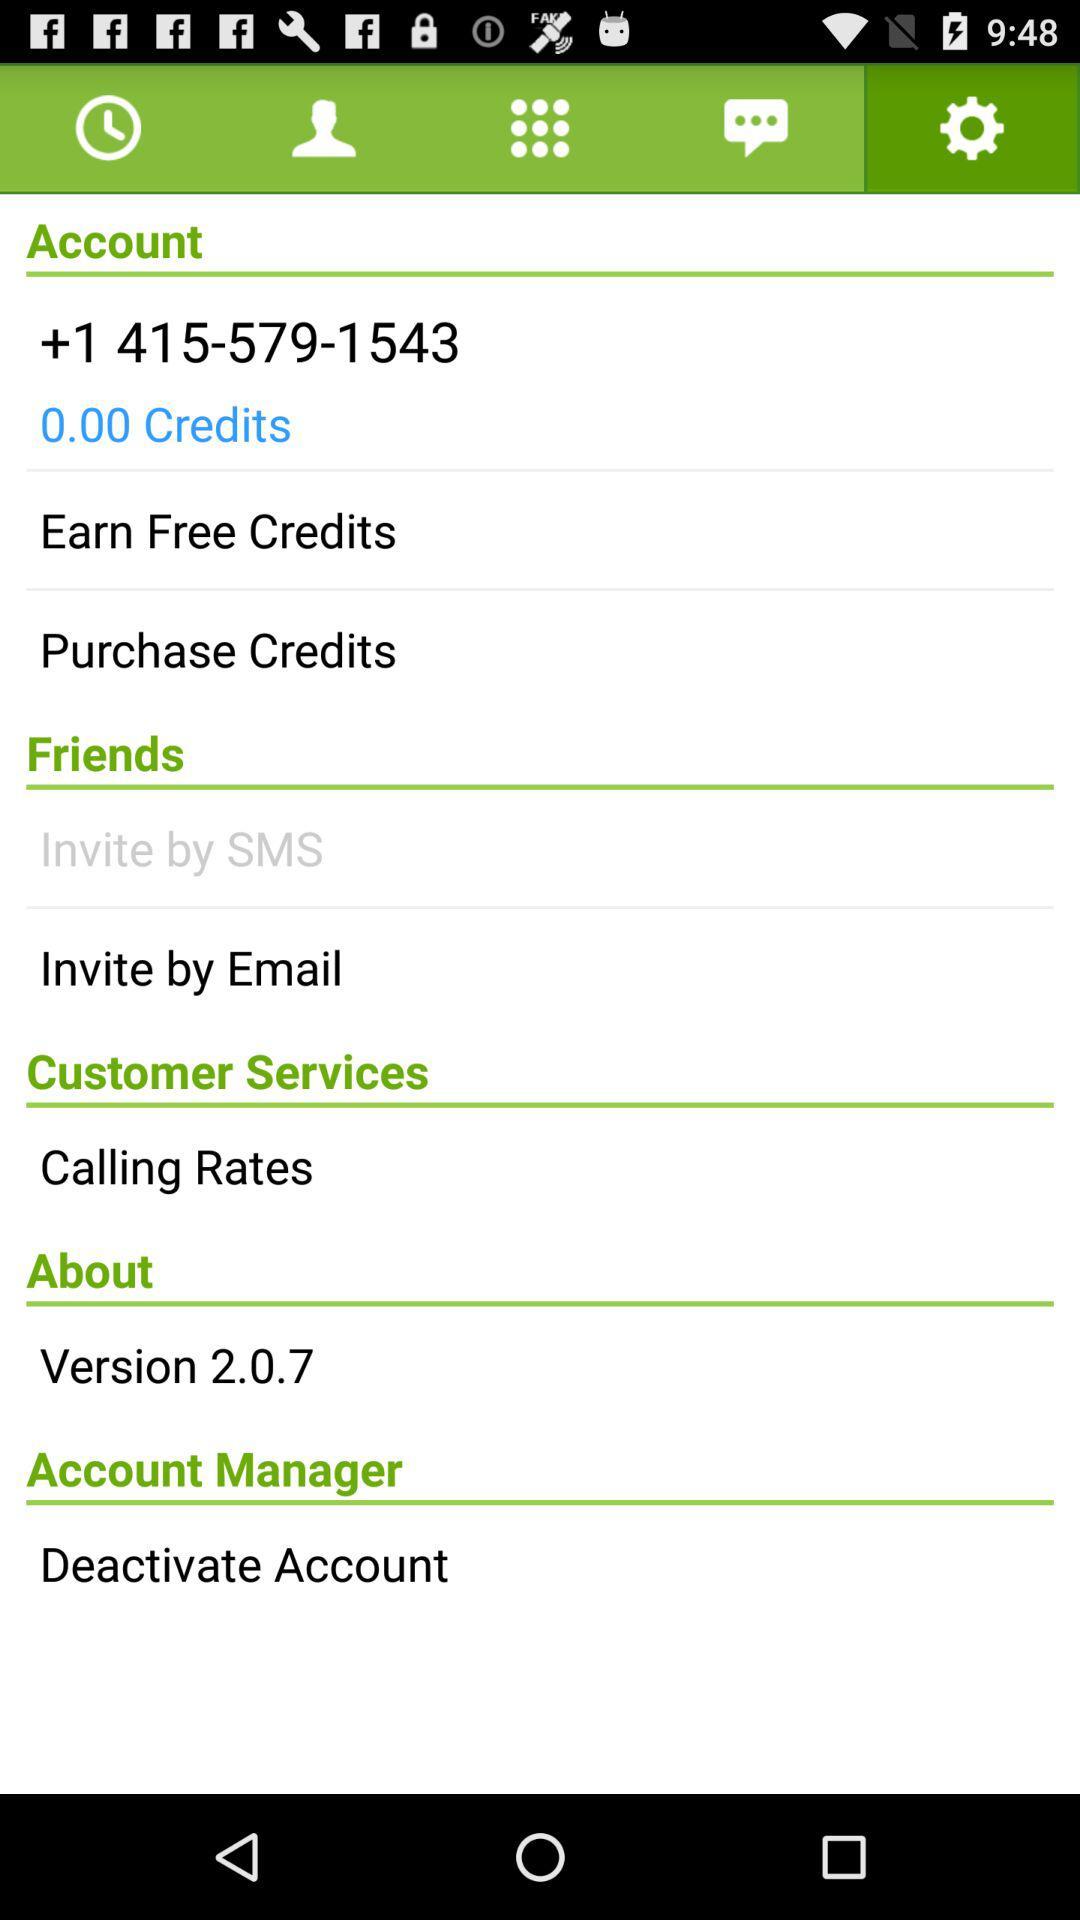 This screenshot has width=1080, height=1920. Describe the element at coordinates (540, 1562) in the screenshot. I see `the deactivate account icon` at that location.